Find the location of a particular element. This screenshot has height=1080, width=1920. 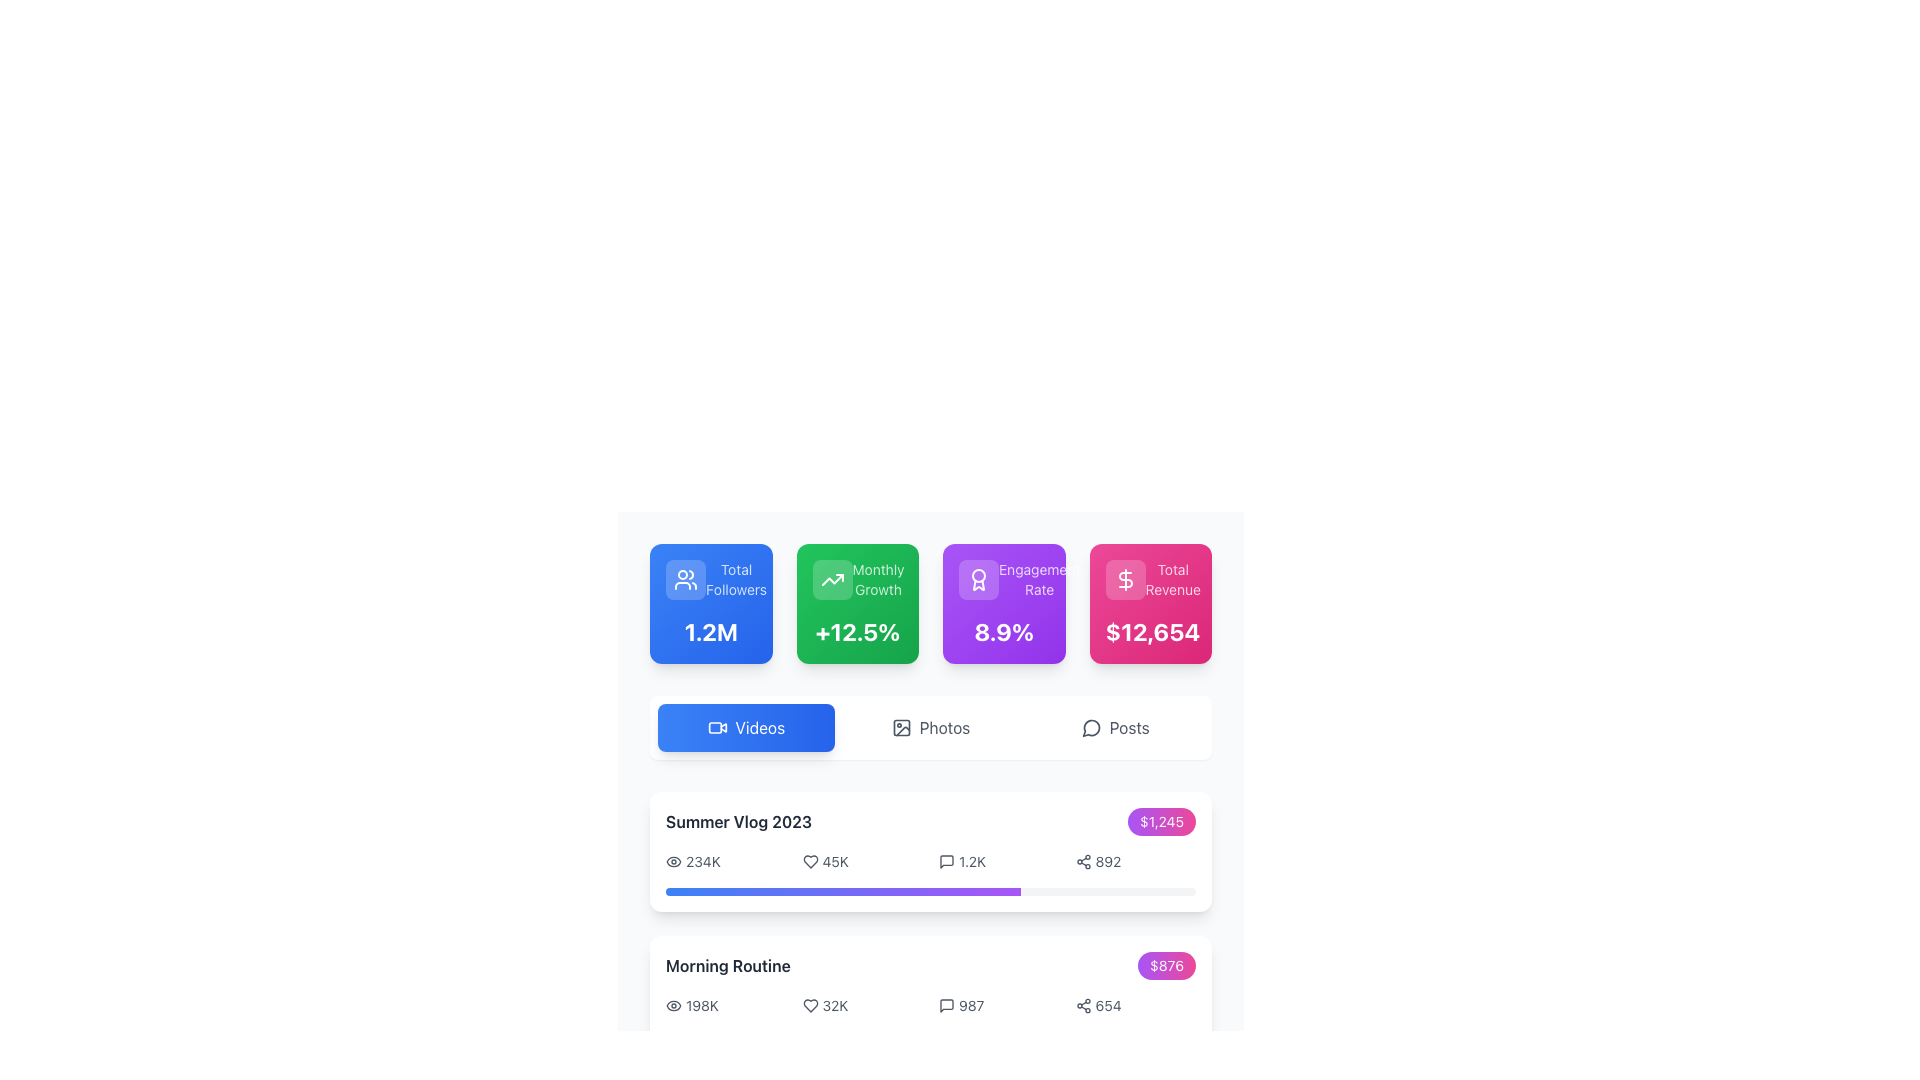

attributes of the Polyline element within the SVG that visually represents positive growth, located above the '+12.5%' text in the green card labeled 'Monthly Growth' is located at coordinates (832, 579).